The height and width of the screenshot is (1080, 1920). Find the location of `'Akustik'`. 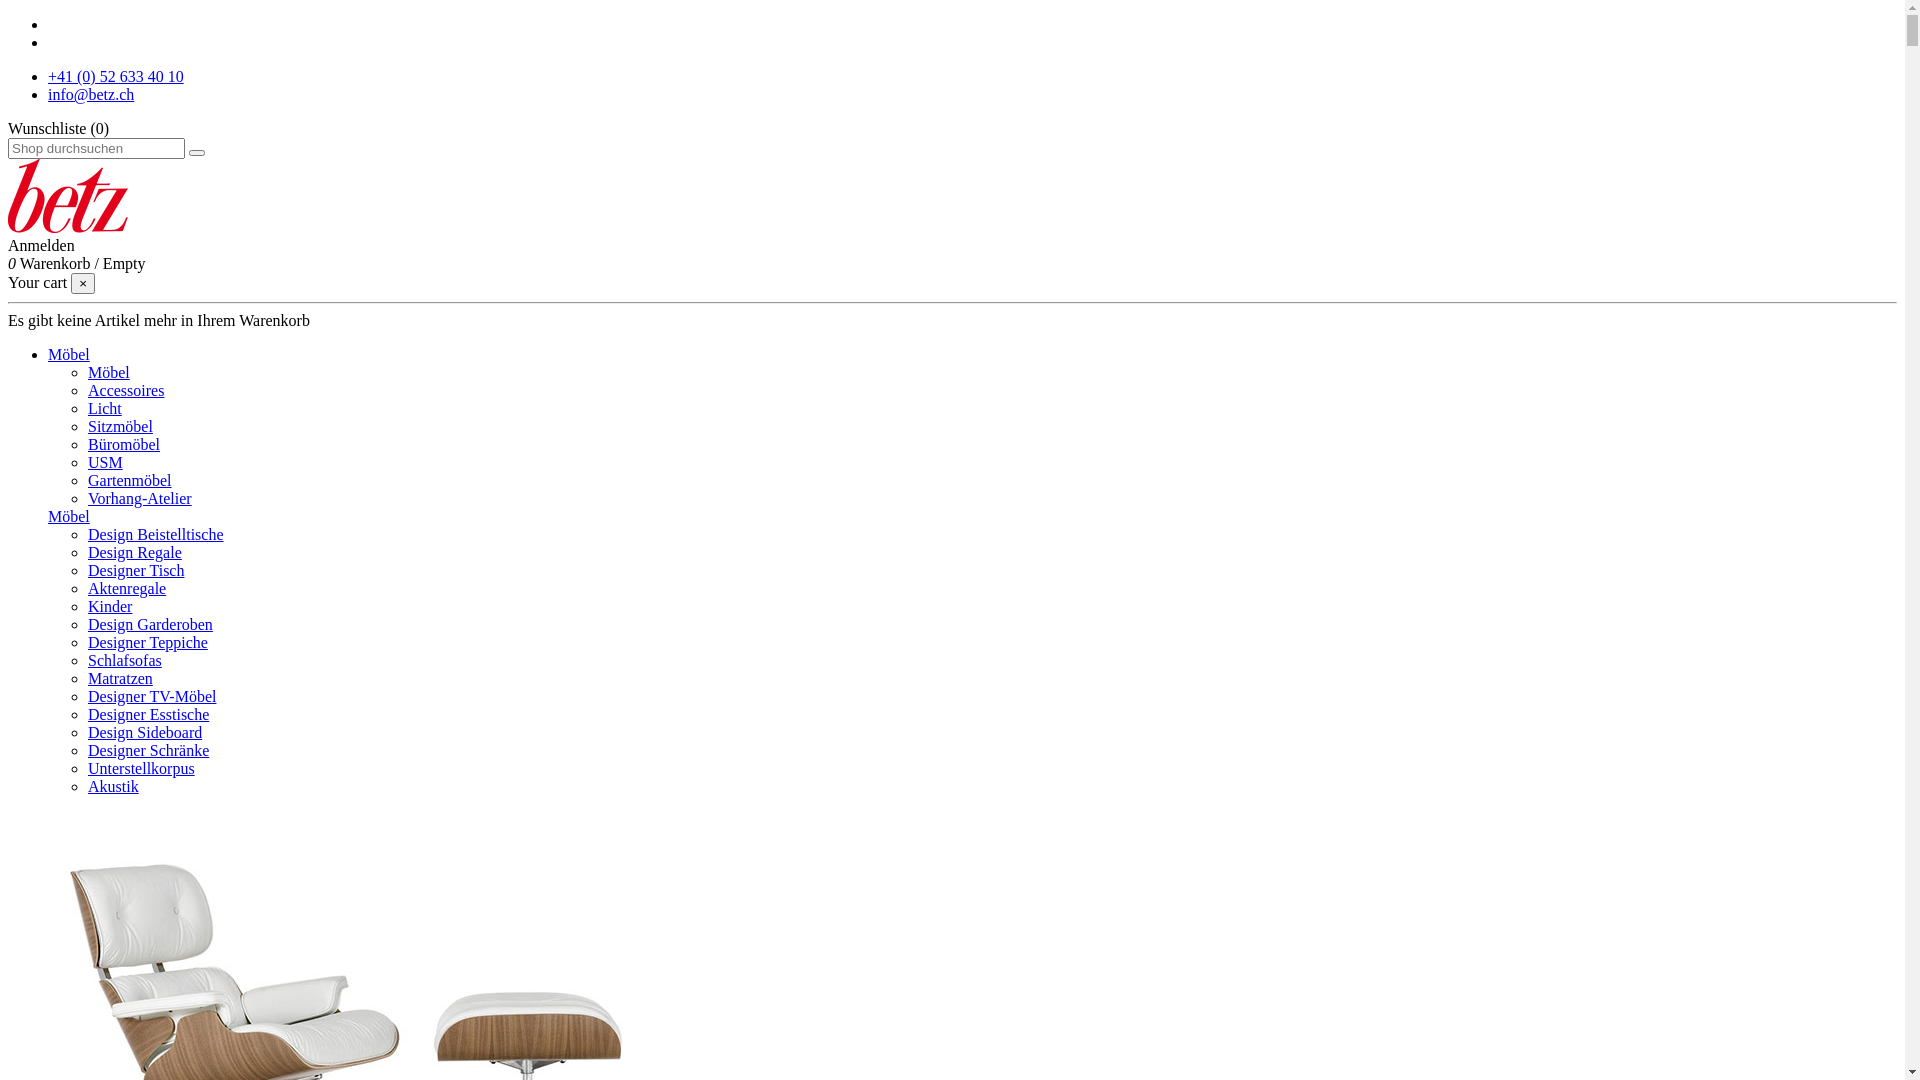

'Akustik' is located at coordinates (112, 785).